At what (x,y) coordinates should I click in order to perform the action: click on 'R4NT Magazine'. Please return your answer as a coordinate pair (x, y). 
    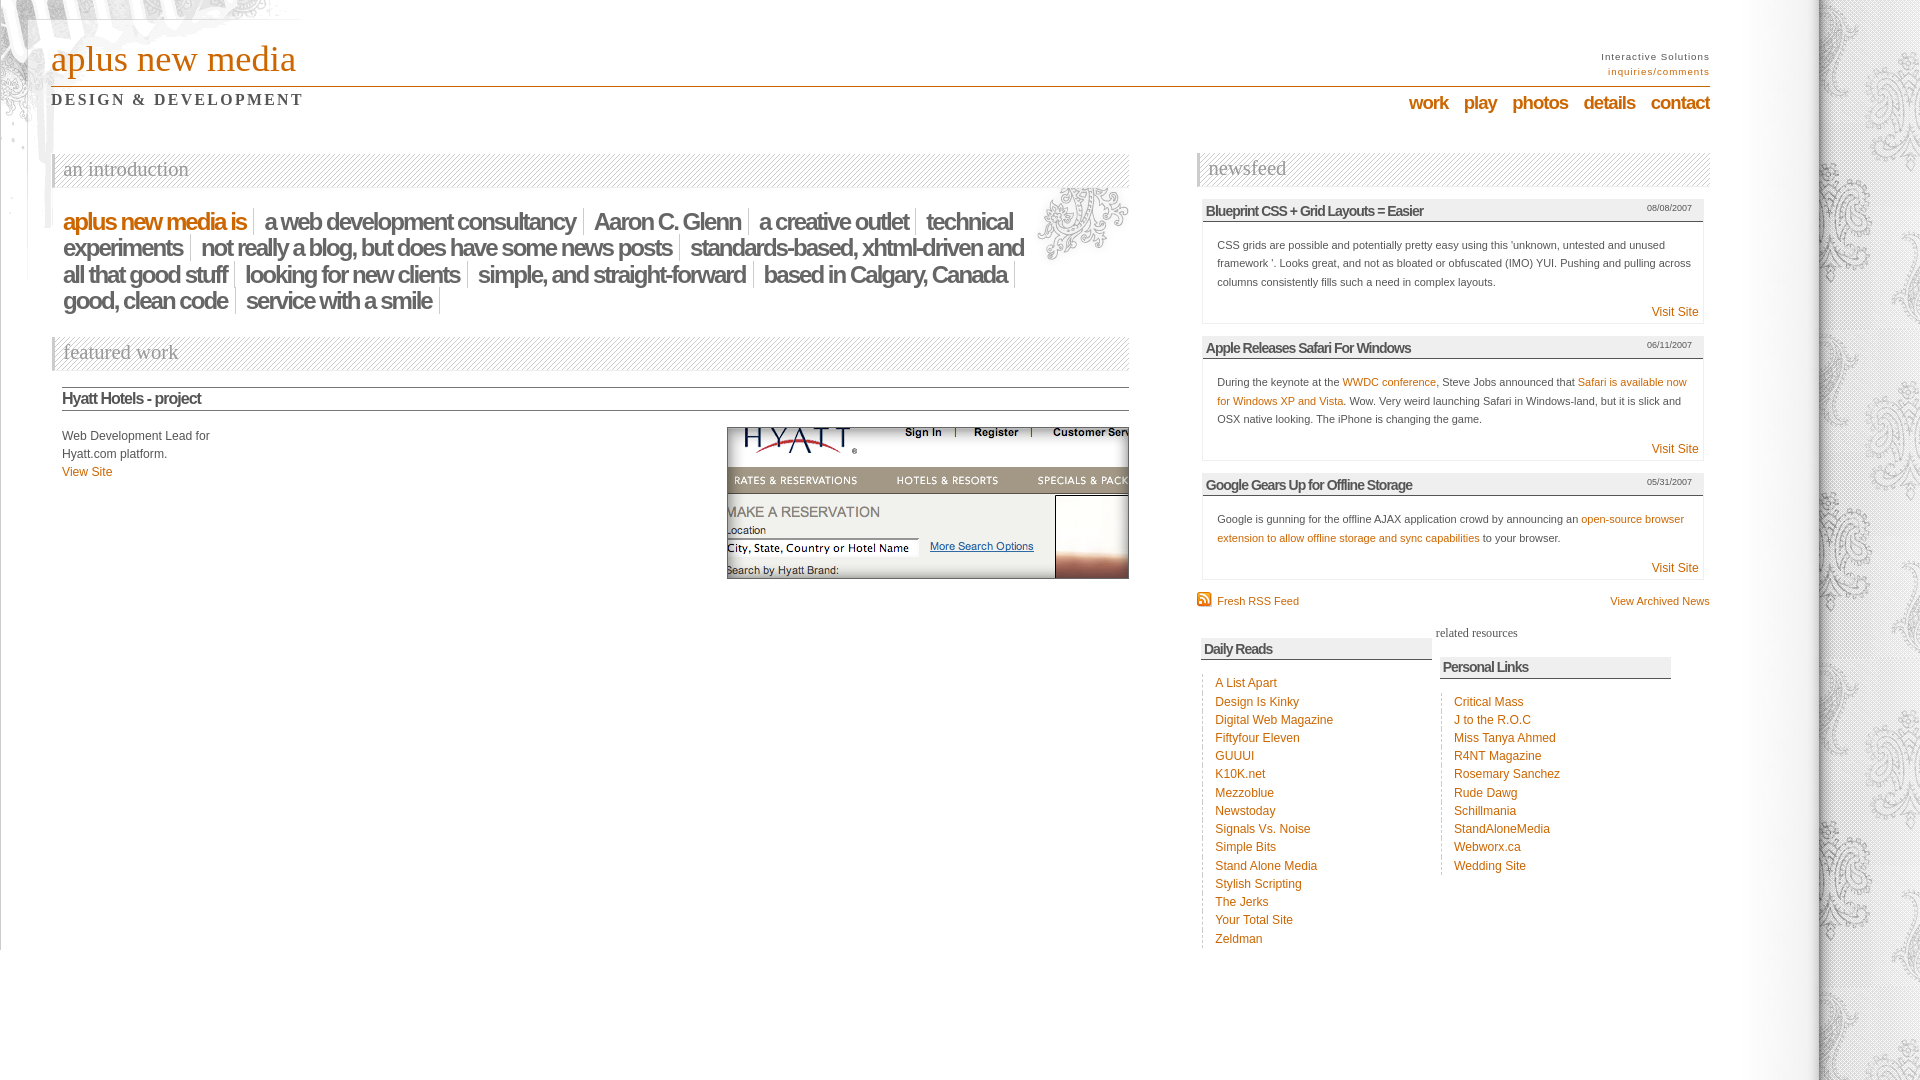
    Looking at the image, I should click on (1554, 756).